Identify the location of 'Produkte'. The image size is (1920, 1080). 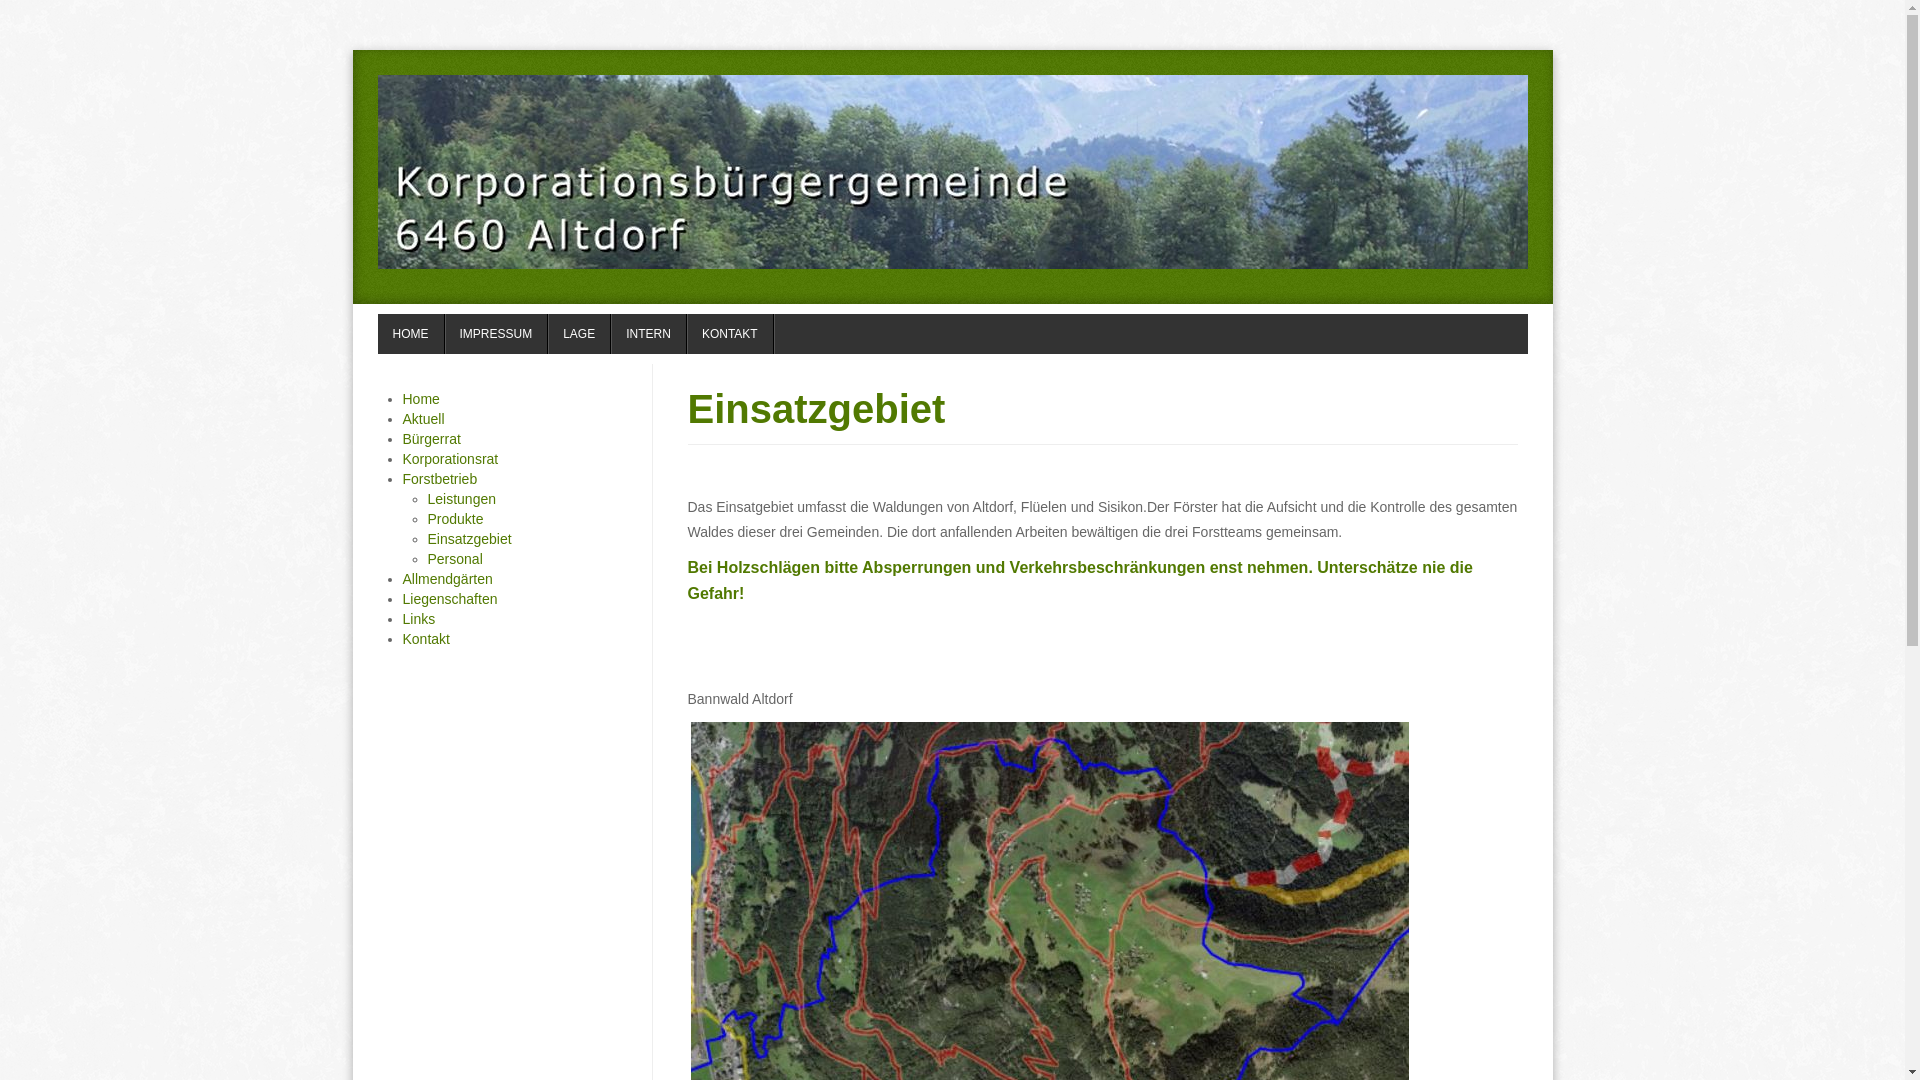
(426, 518).